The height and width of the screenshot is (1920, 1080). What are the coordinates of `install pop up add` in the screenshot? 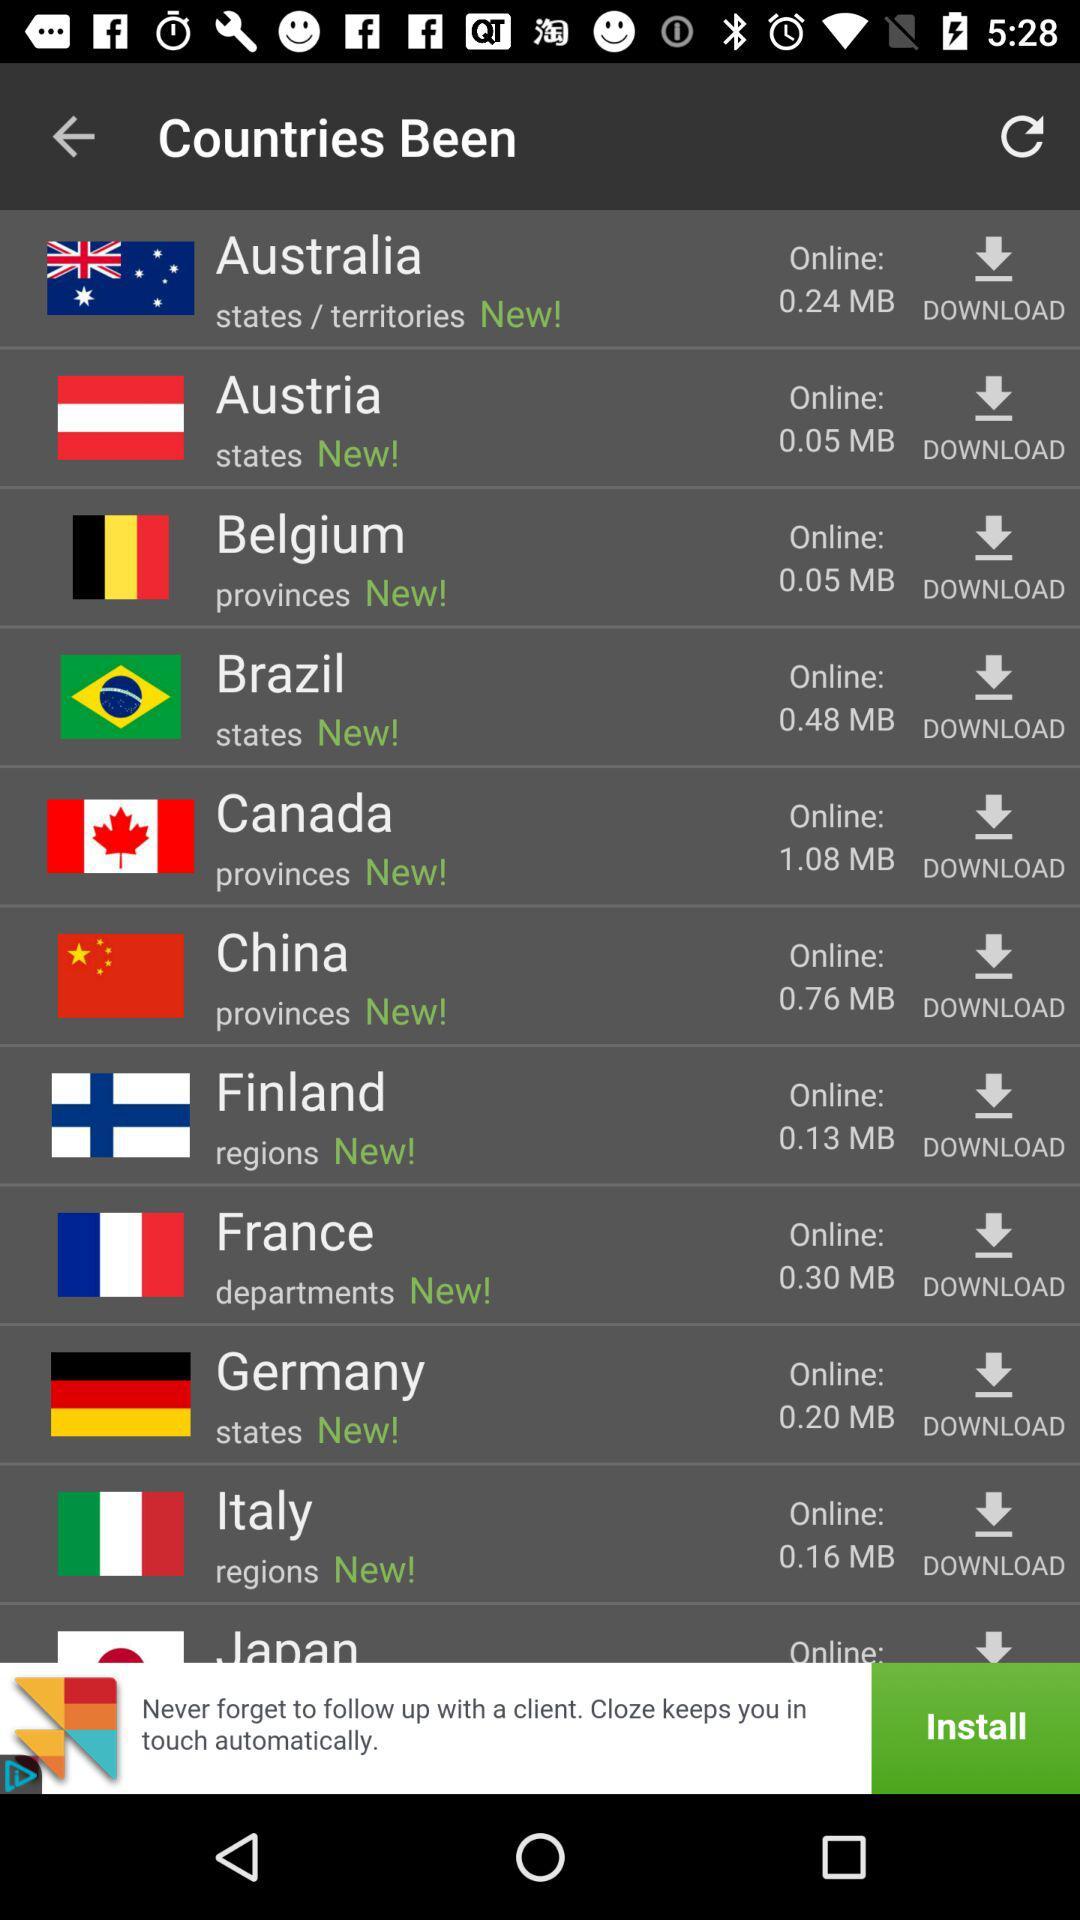 It's located at (540, 1727).